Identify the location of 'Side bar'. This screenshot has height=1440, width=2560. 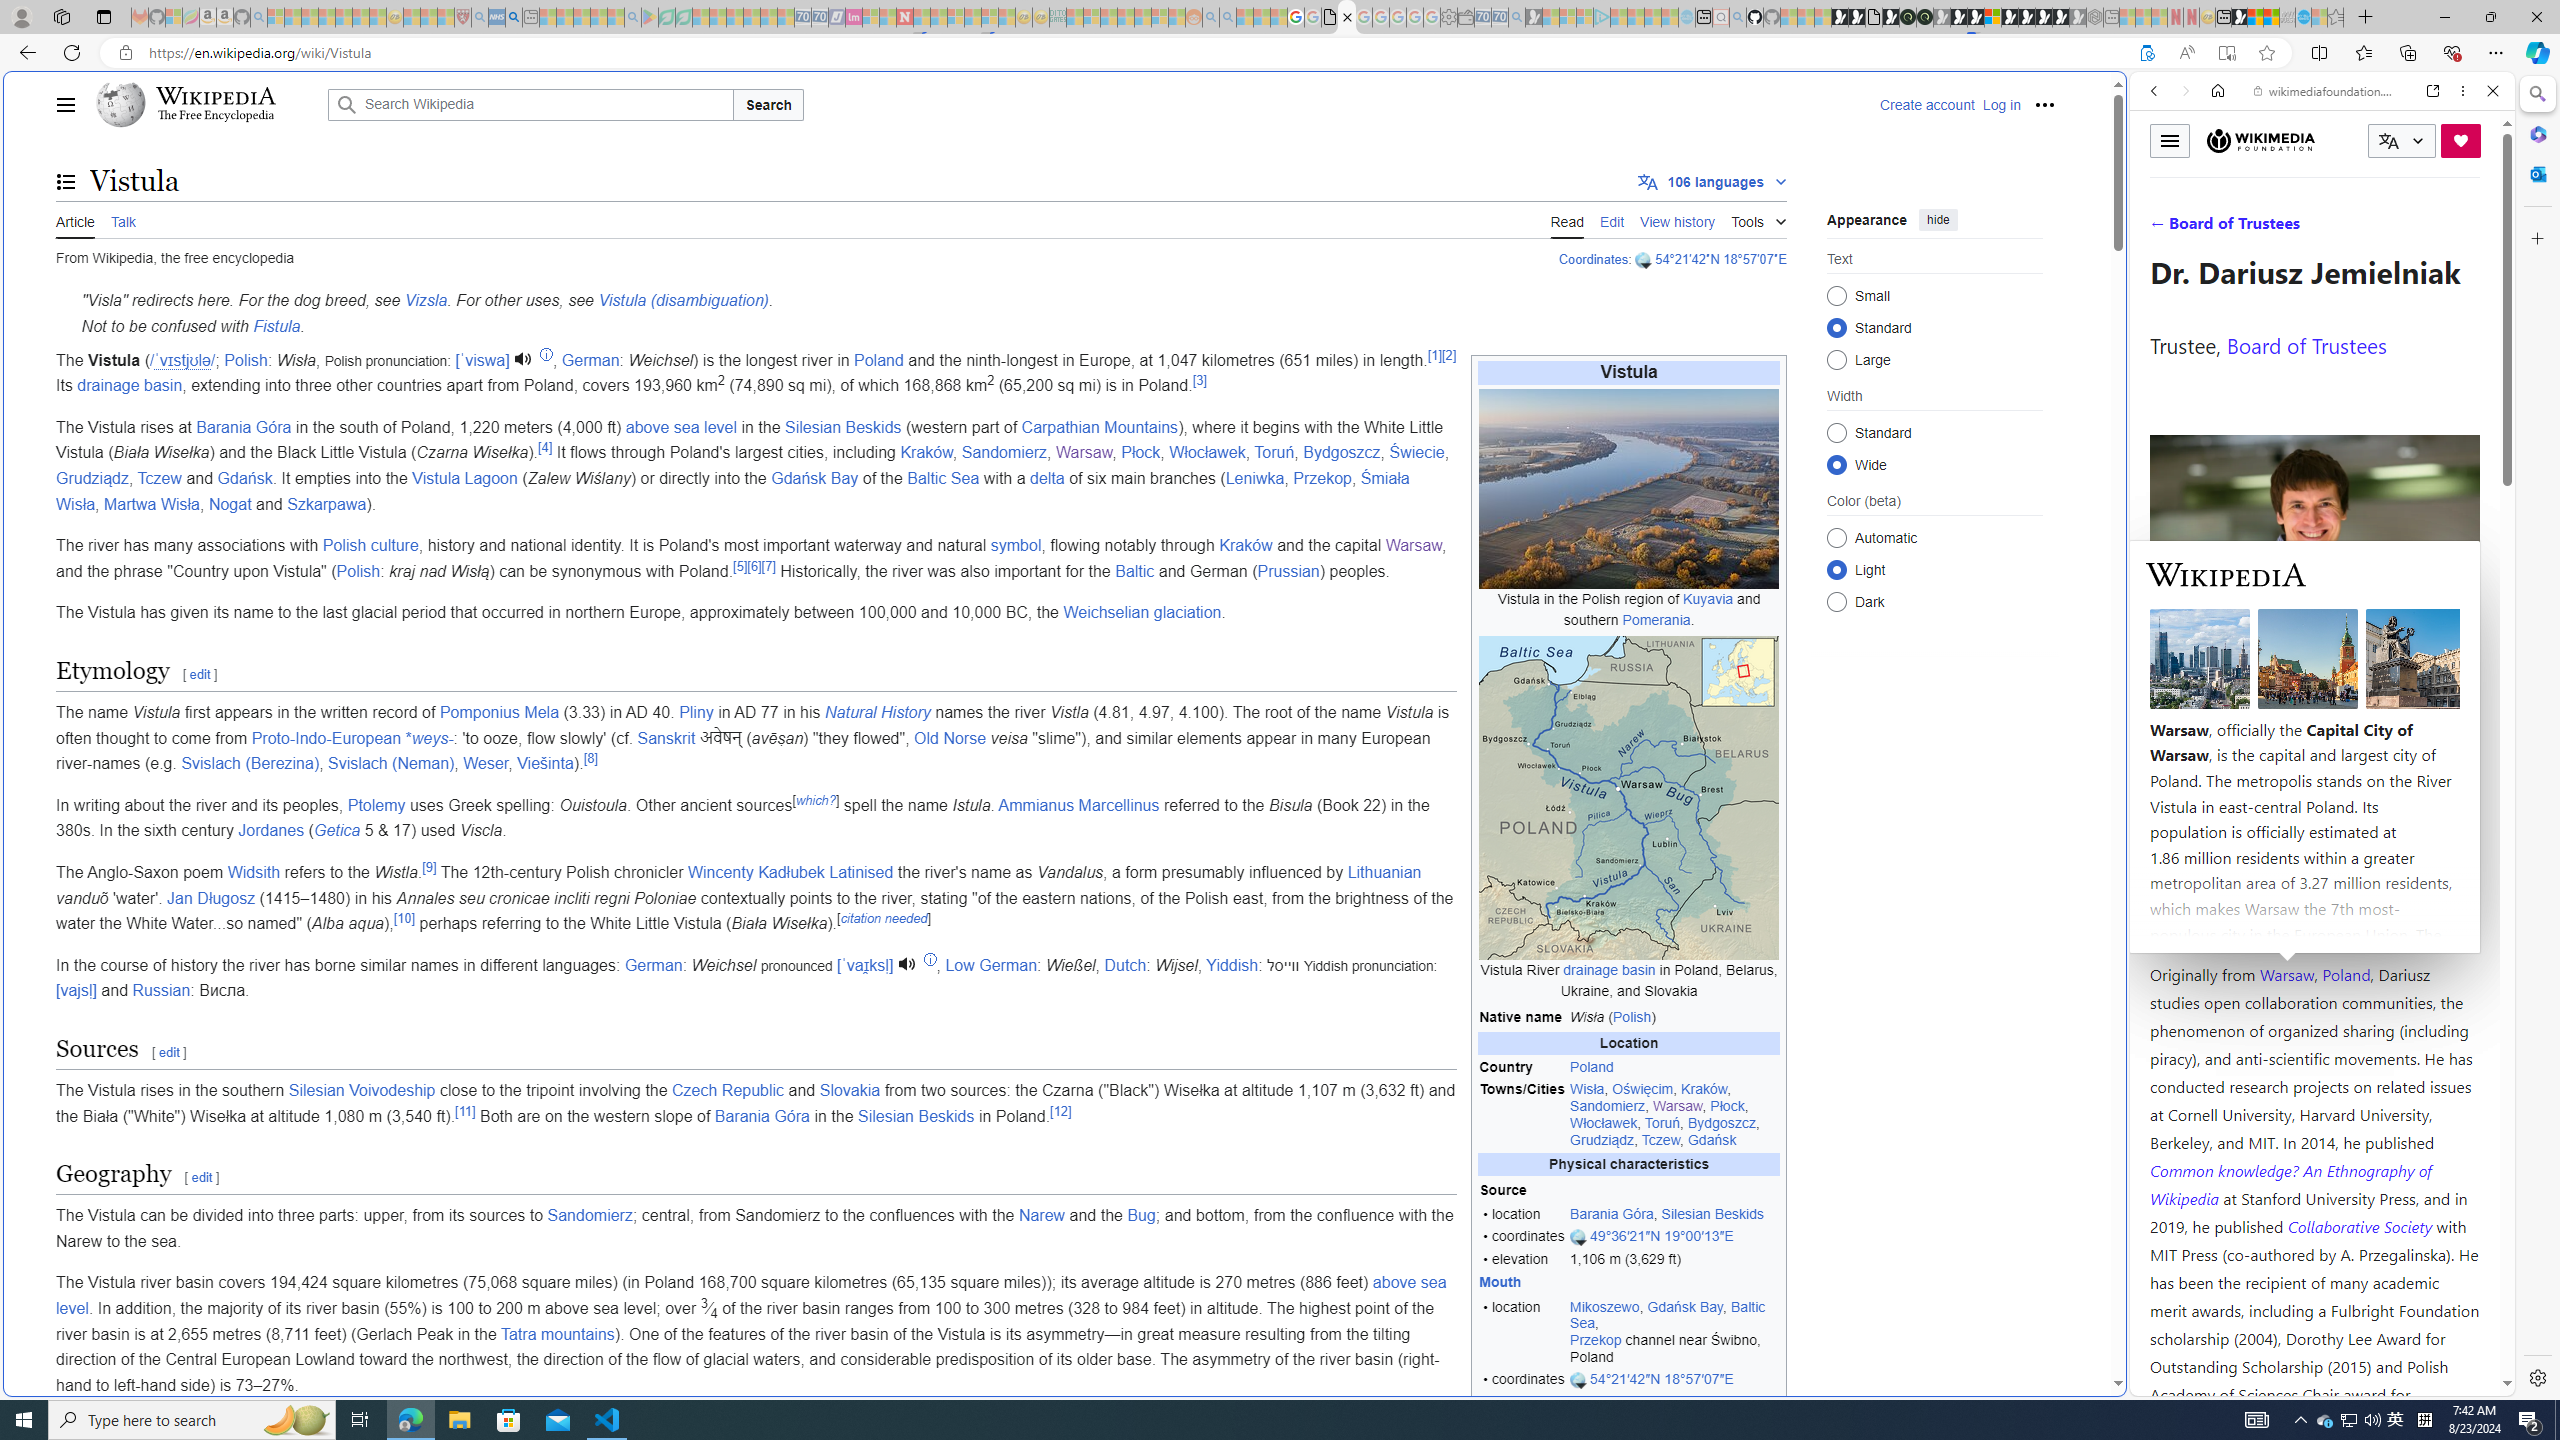
(2537, 735).